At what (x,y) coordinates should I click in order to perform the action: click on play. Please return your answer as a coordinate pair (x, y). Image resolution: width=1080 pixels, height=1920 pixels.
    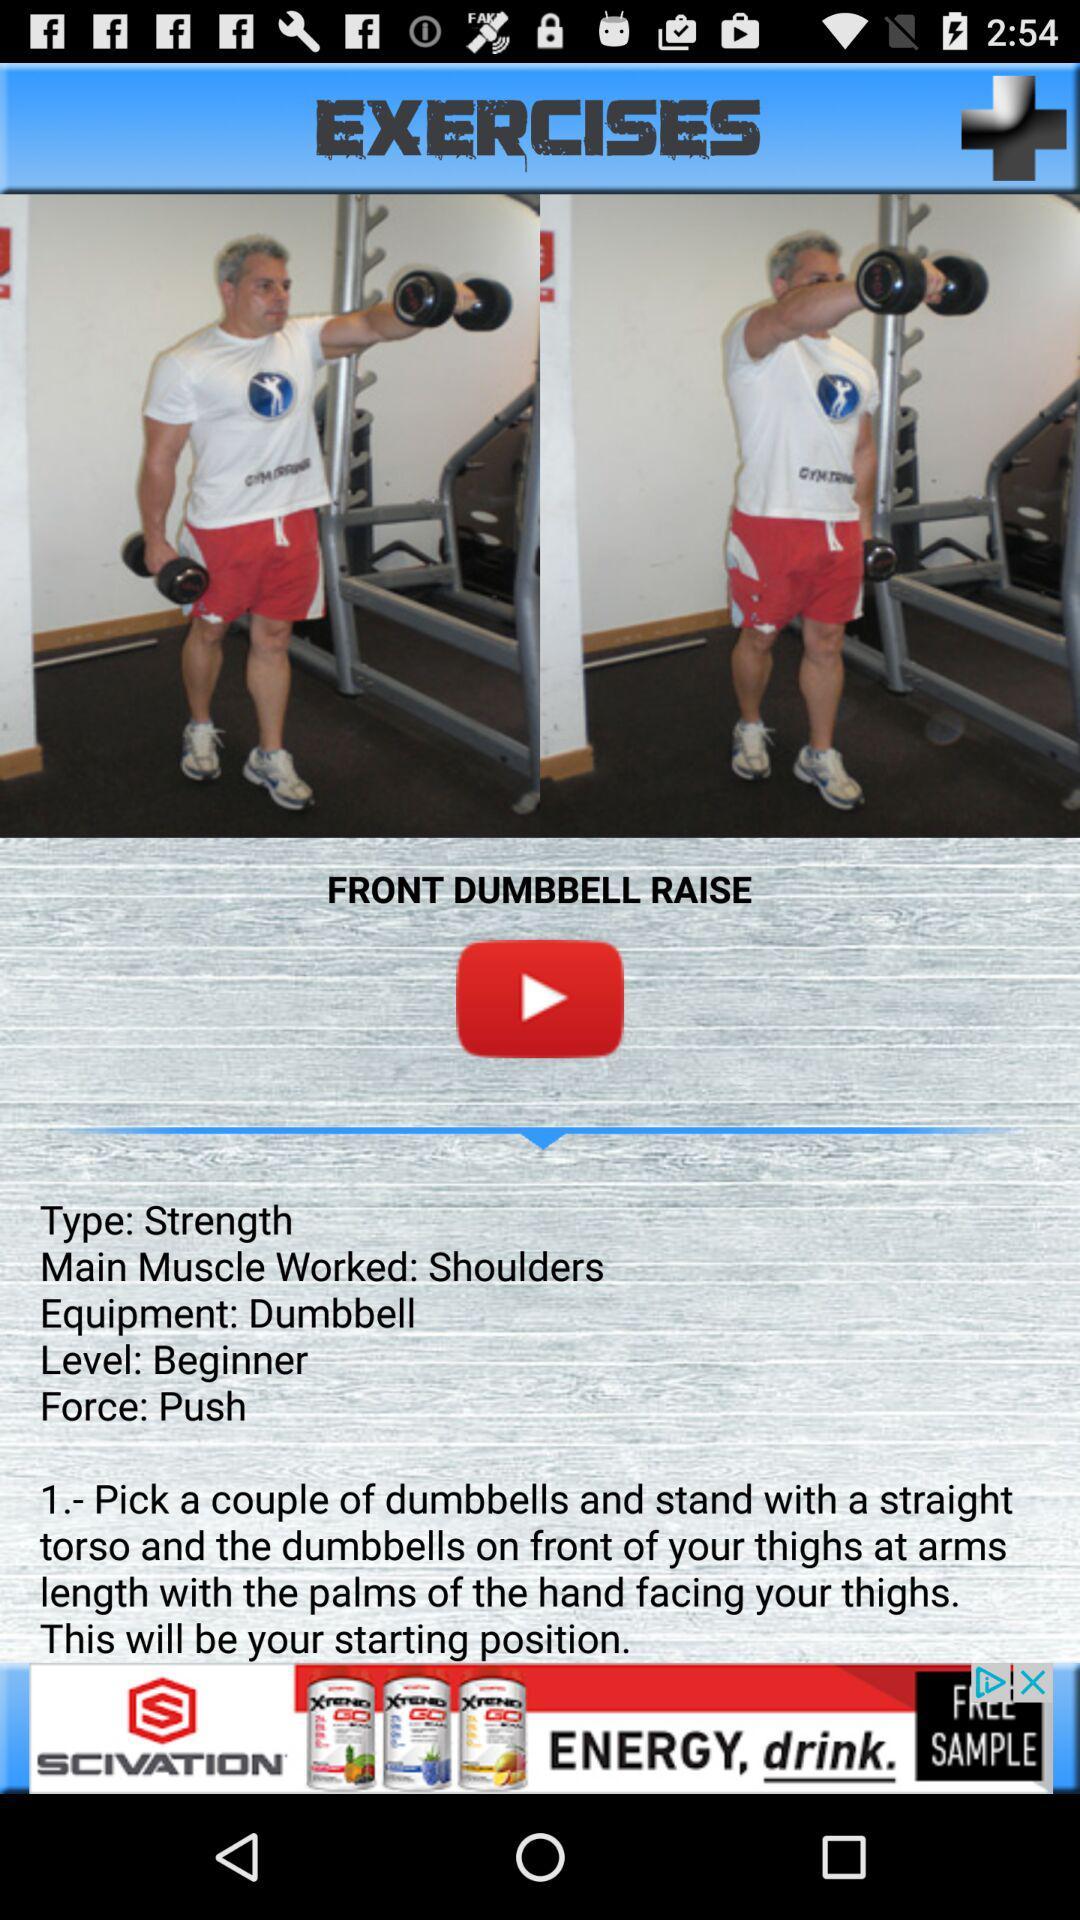
    Looking at the image, I should click on (540, 998).